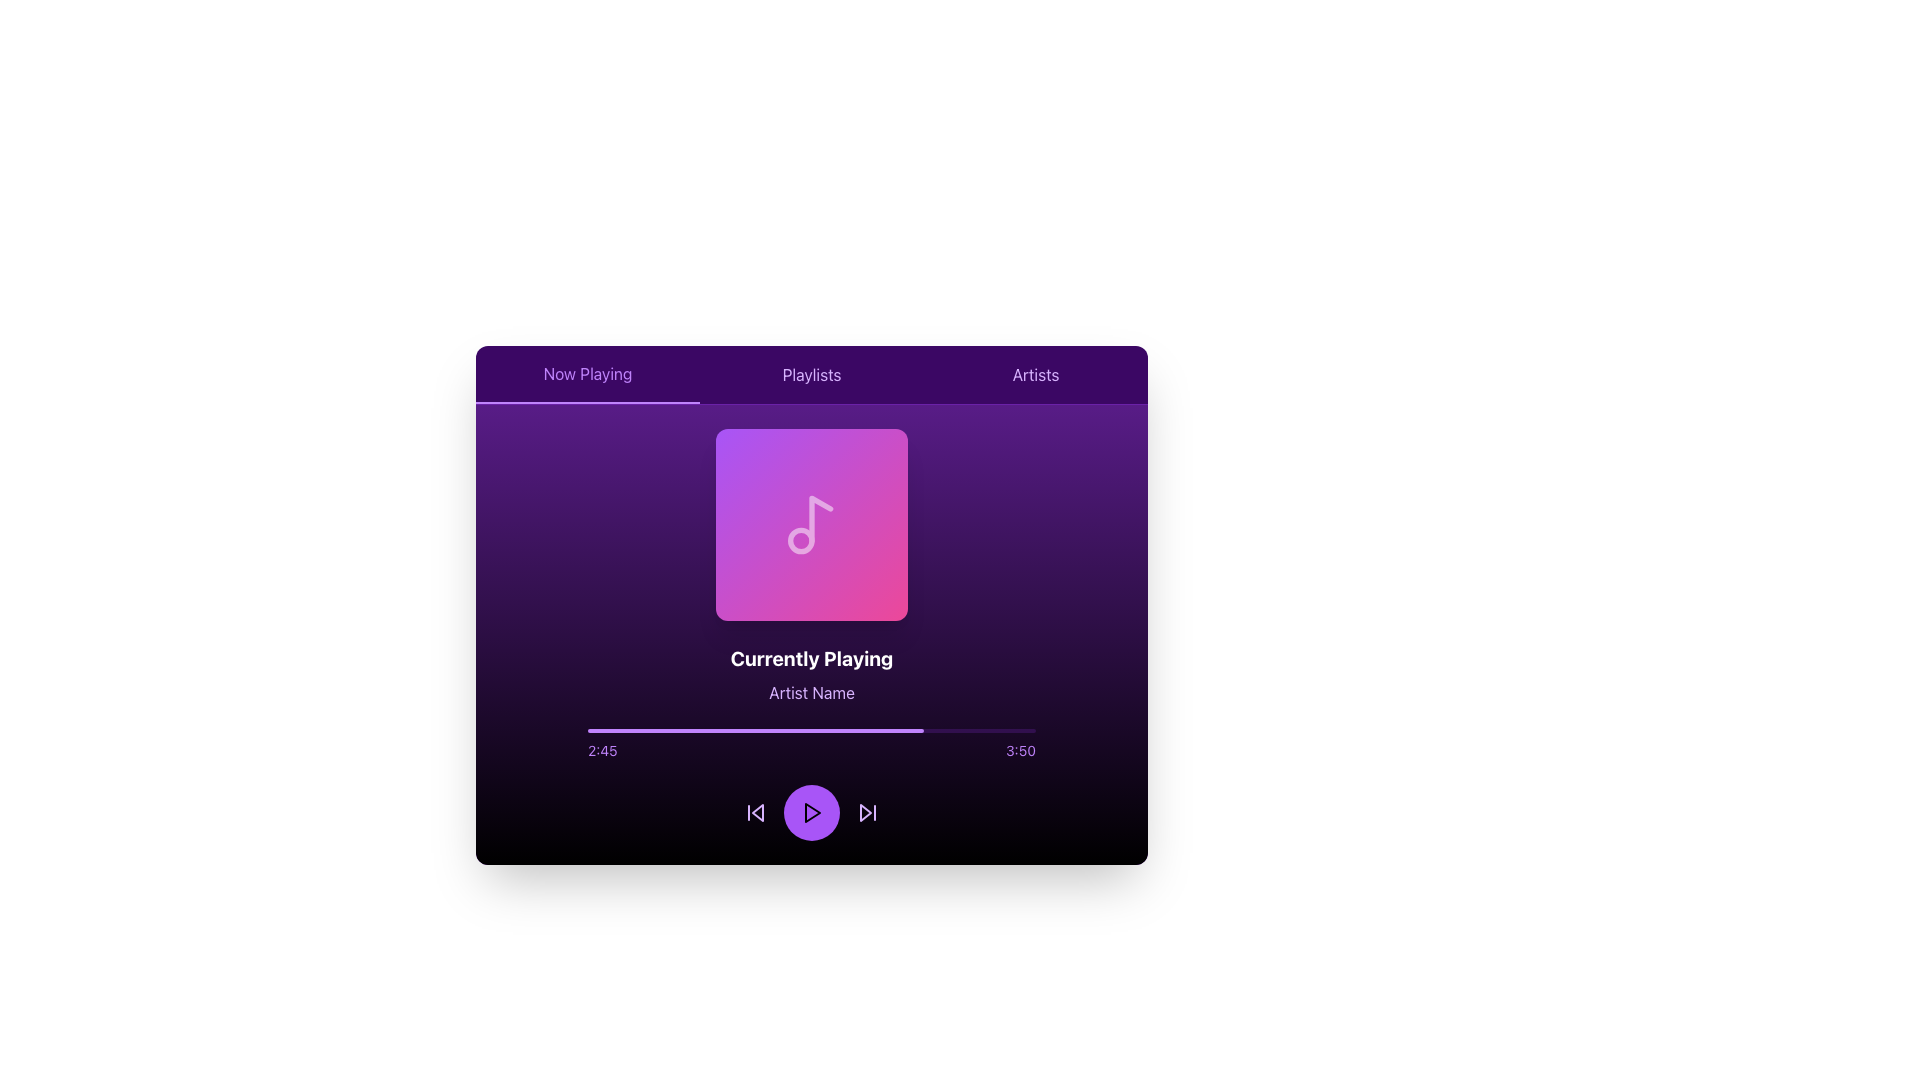 This screenshot has height=1080, width=1920. Describe the element at coordinates (811, 692) in the screenshot. I see `text label displaying 'Artist Name', which is located beneath 'Currently Playing' and above a progress bar` at that location.